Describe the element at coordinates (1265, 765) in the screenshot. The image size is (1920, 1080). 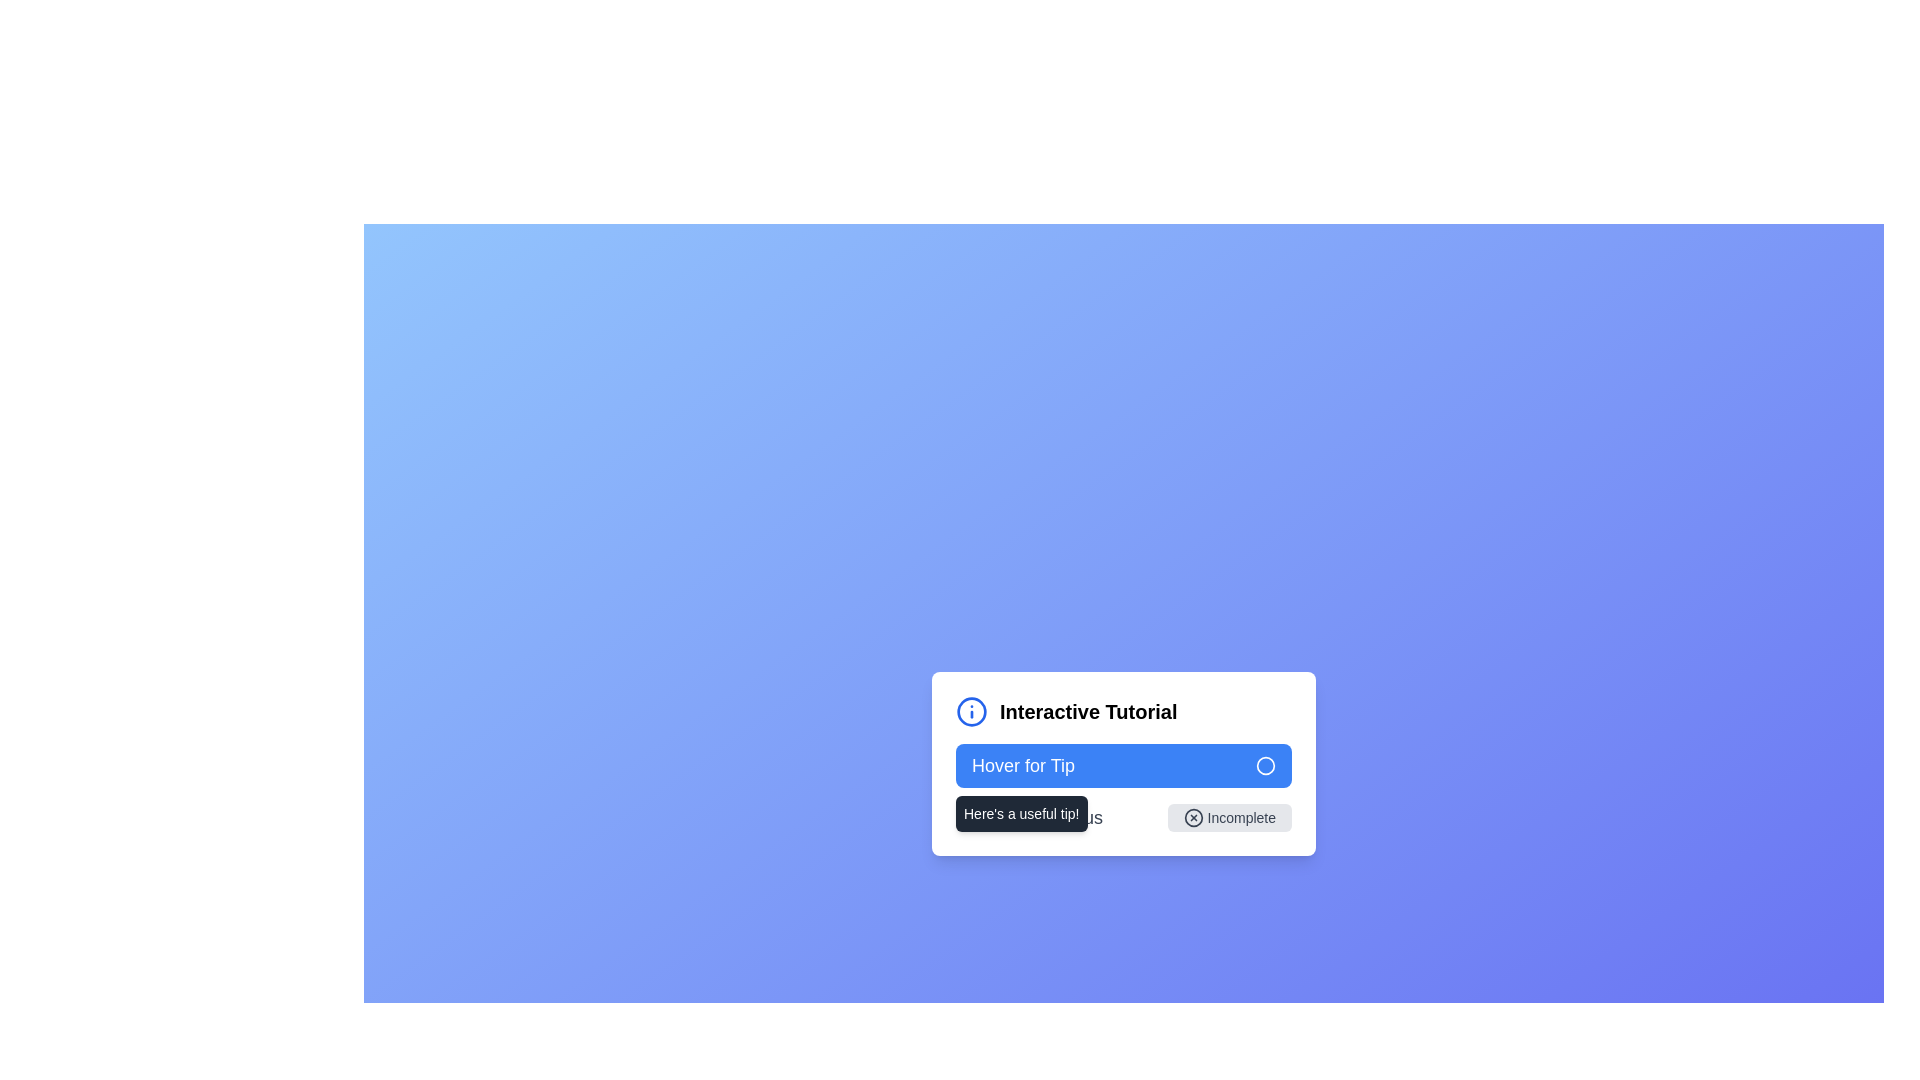
I see `the actionable icon located to the right of the text 'Hover for Tip' in the blue button` at that location.